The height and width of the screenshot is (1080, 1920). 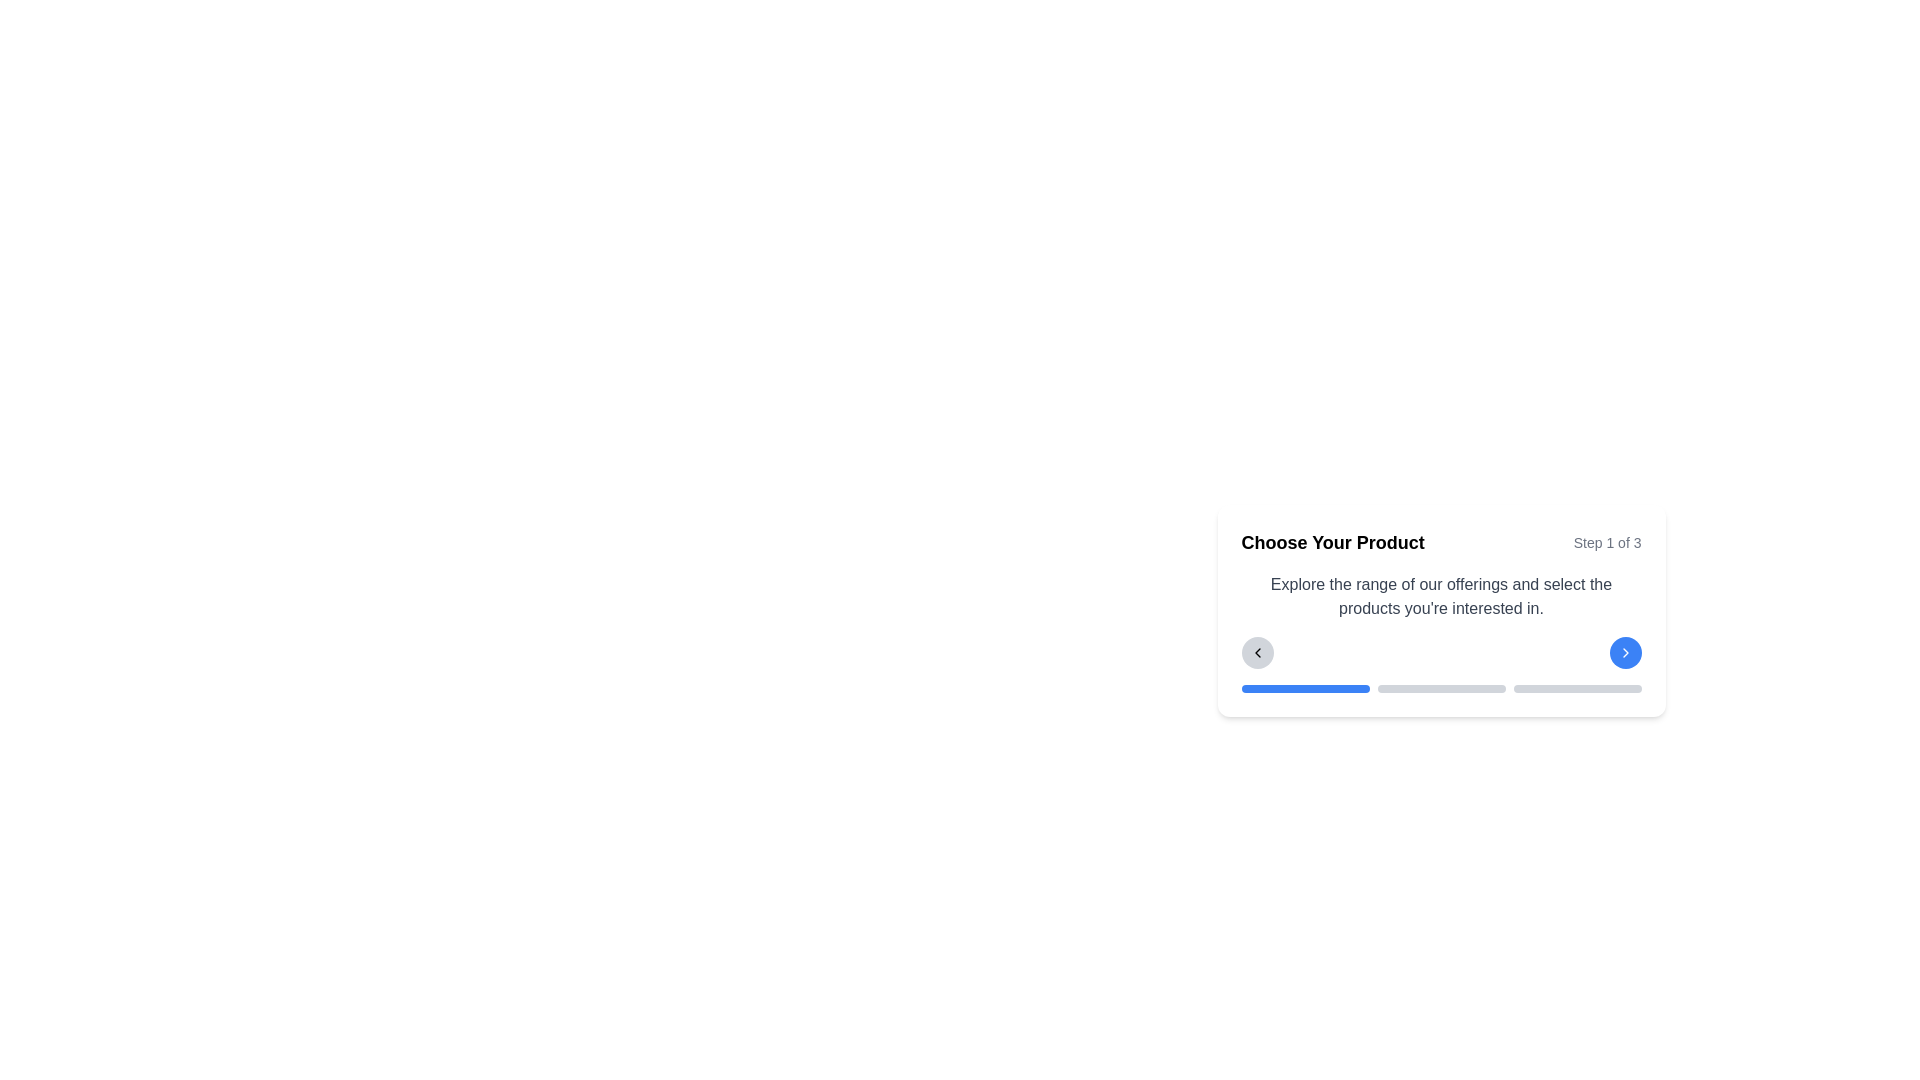 What do you see at coordinates (1625, 652) in the screenshot?
I see `the right-pointing chevron icon inside the circular button` at bounding box center [1625, 652].